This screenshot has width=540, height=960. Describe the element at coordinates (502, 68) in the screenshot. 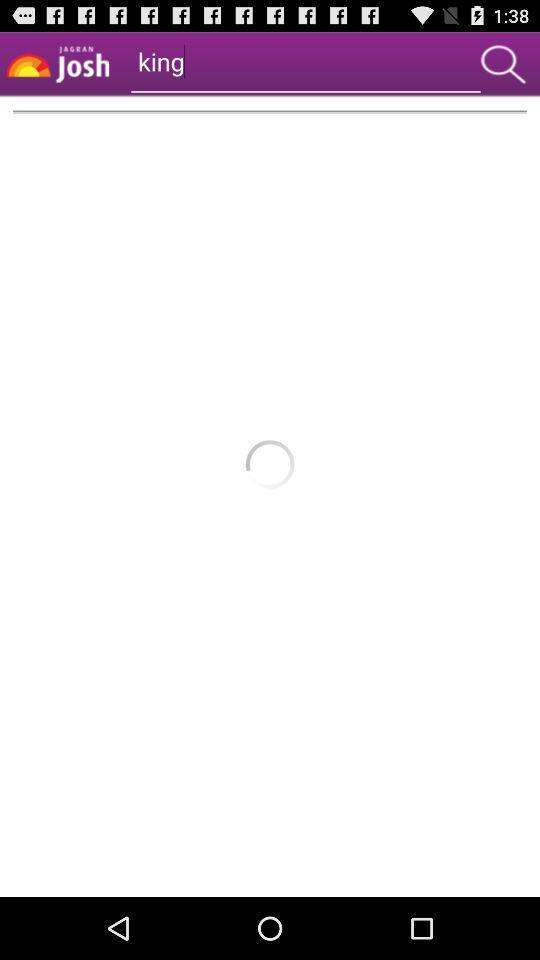

I see `the search icon` at that location.